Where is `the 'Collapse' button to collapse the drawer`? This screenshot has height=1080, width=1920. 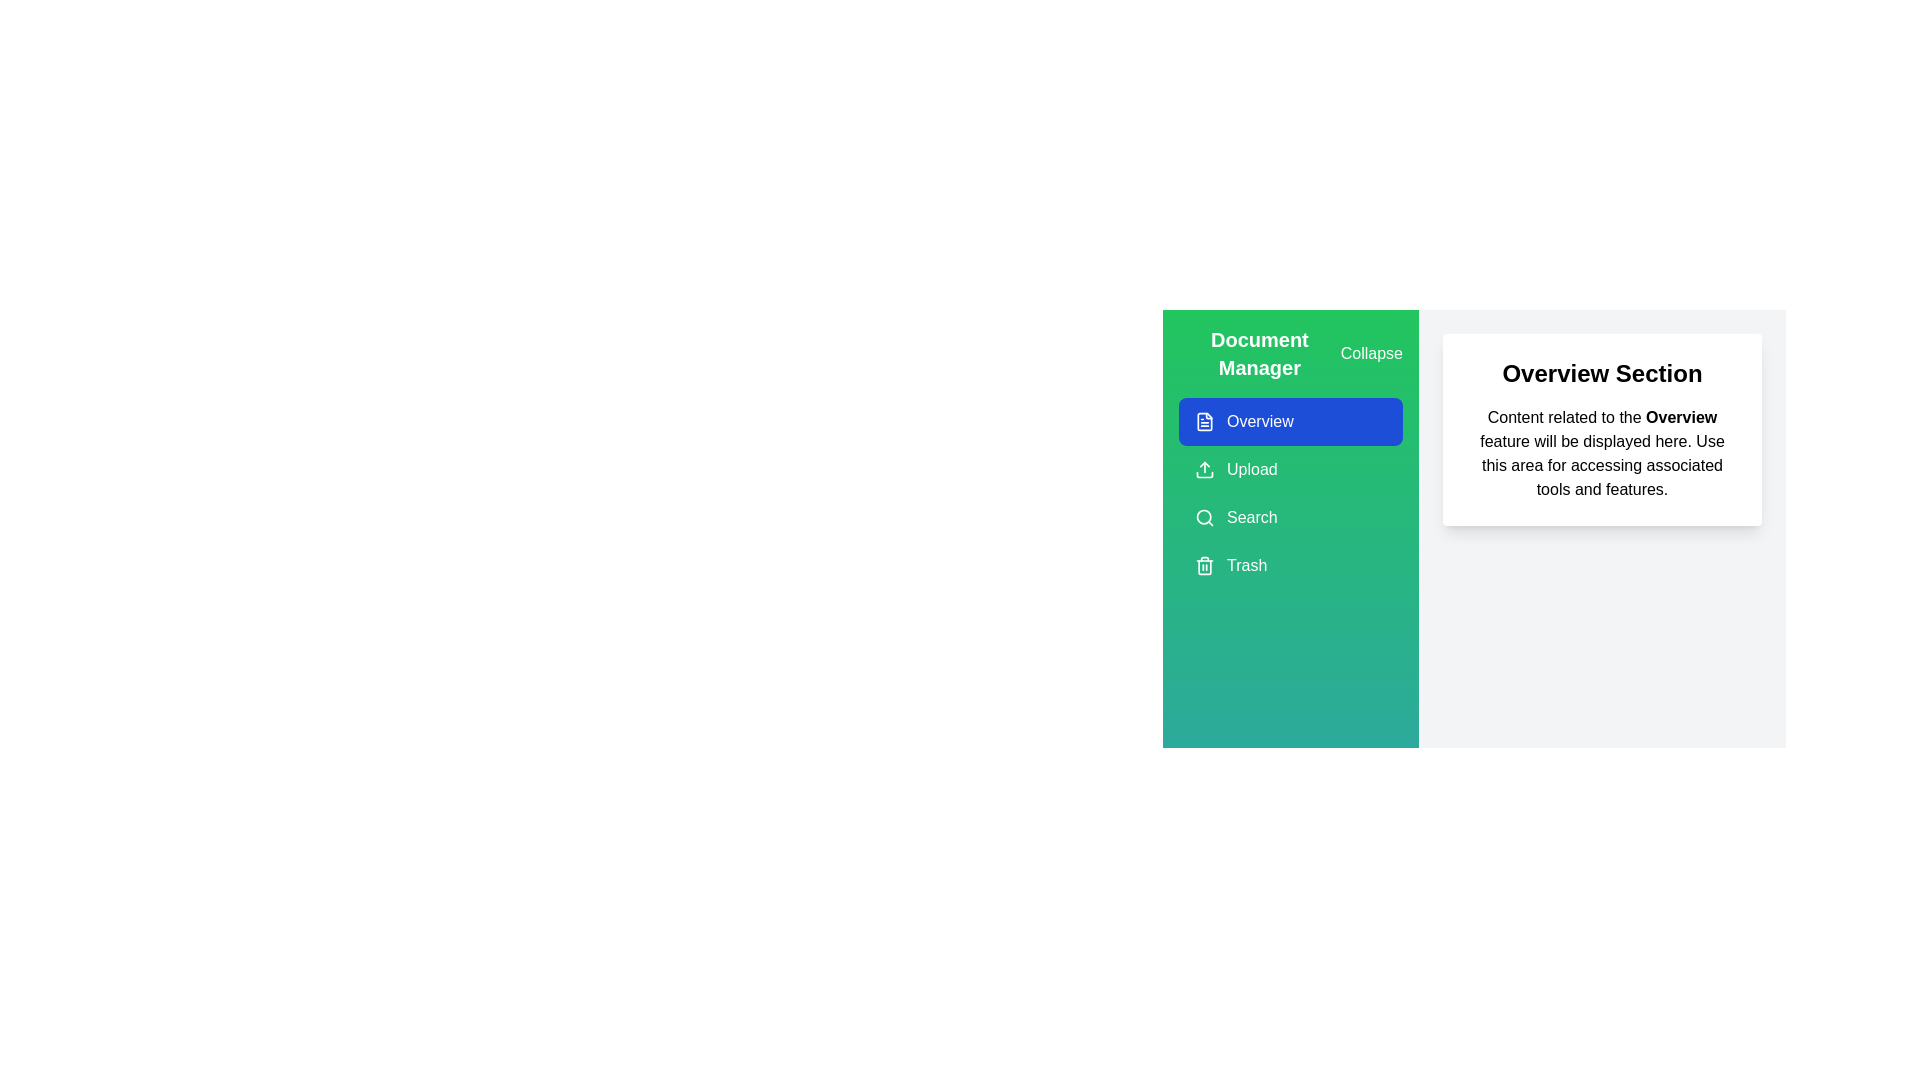 the 'Collapse' button to collapse the drawer is located at coordinates (1370, 353).